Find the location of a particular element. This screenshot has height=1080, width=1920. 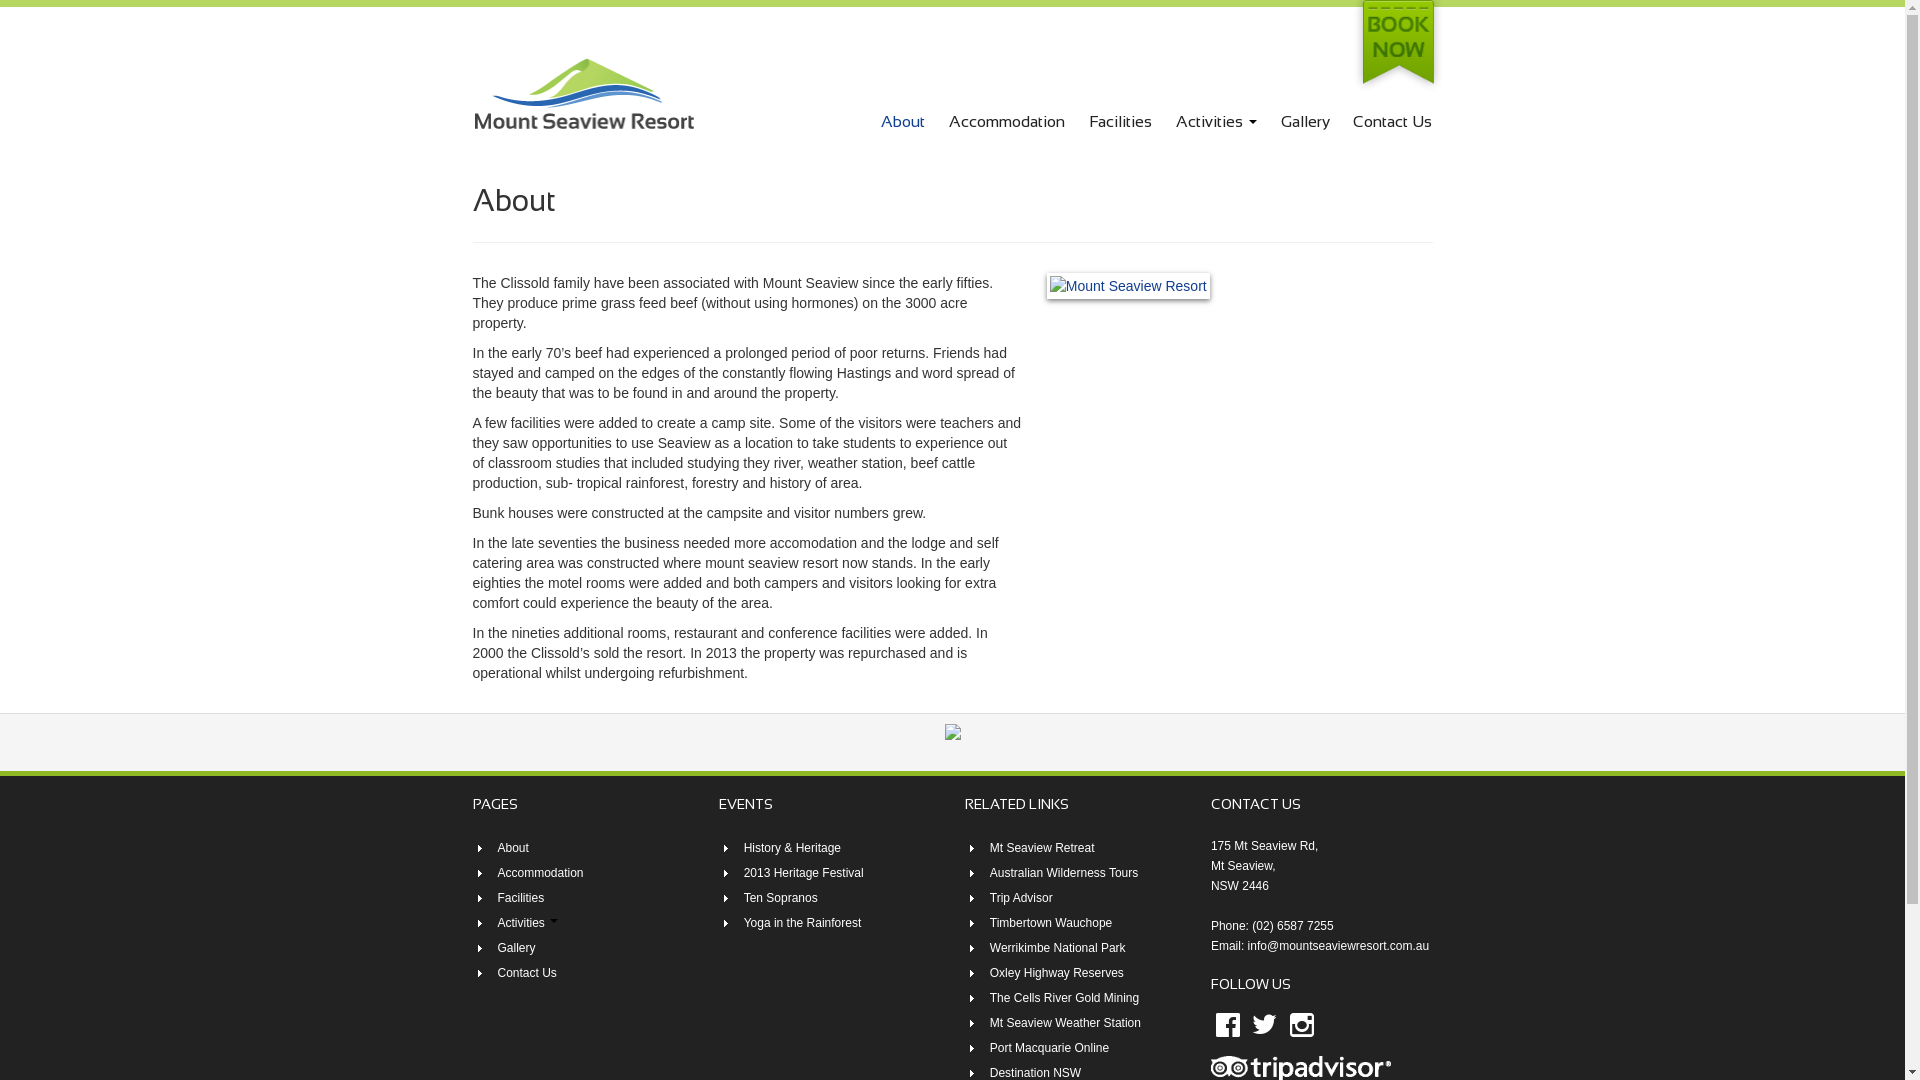

'Accommodation' is located at coordinates (541, 871).